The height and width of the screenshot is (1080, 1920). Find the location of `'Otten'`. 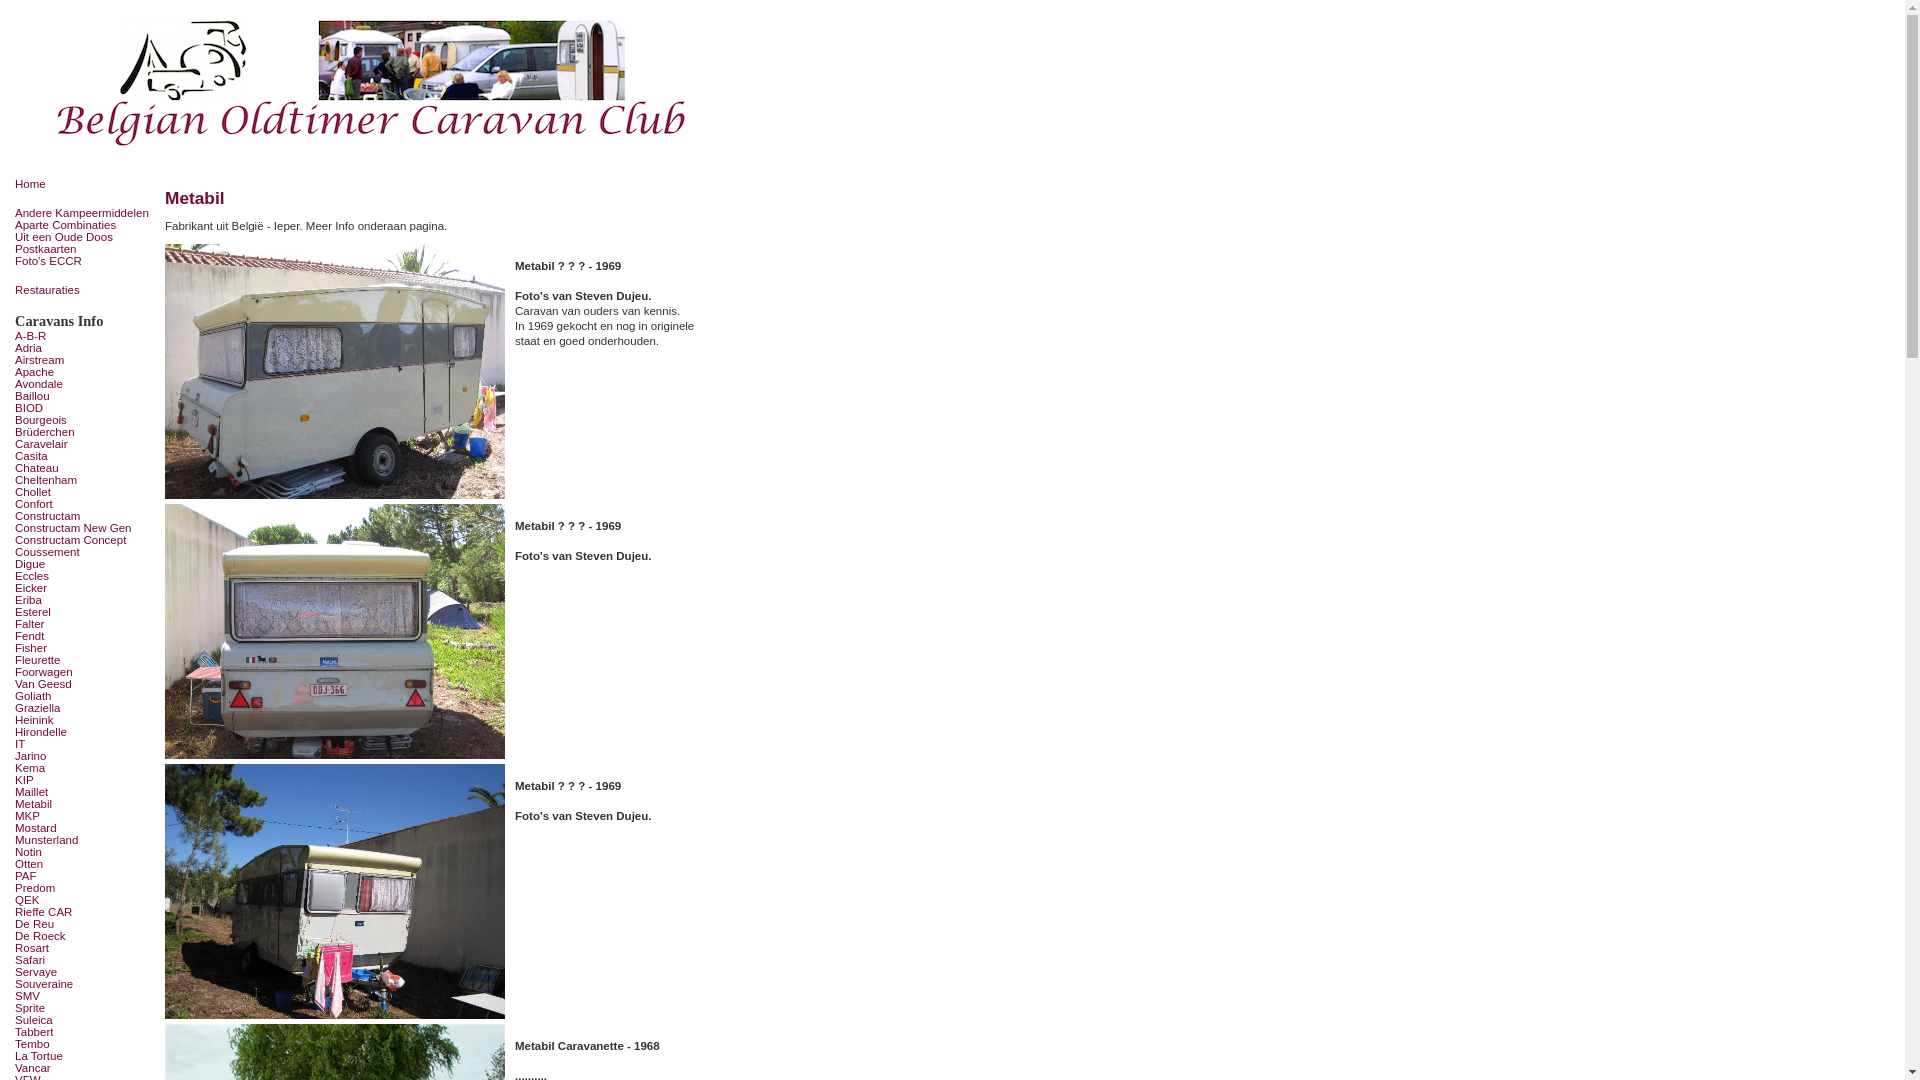

'Otten' is located at coordinates (84, 863).